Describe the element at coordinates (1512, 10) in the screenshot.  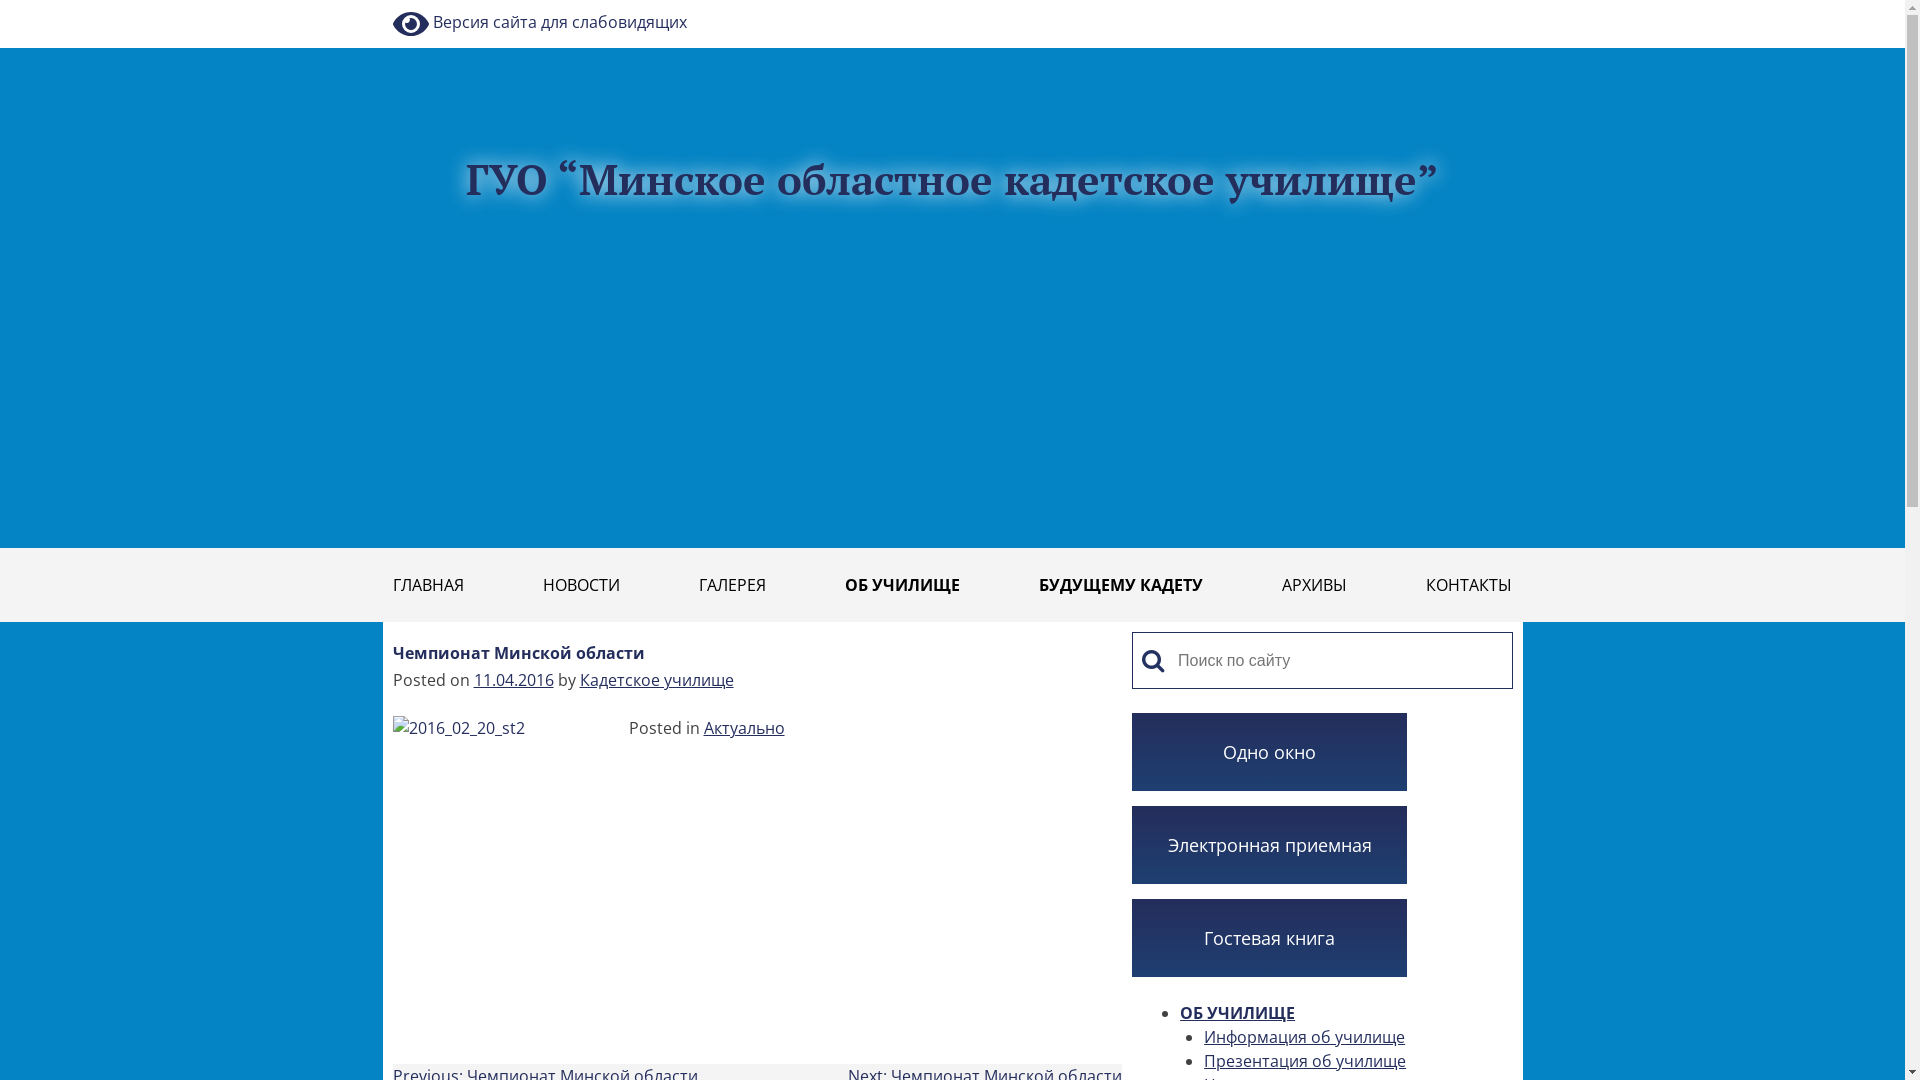
I see `'Russian'` at that location.